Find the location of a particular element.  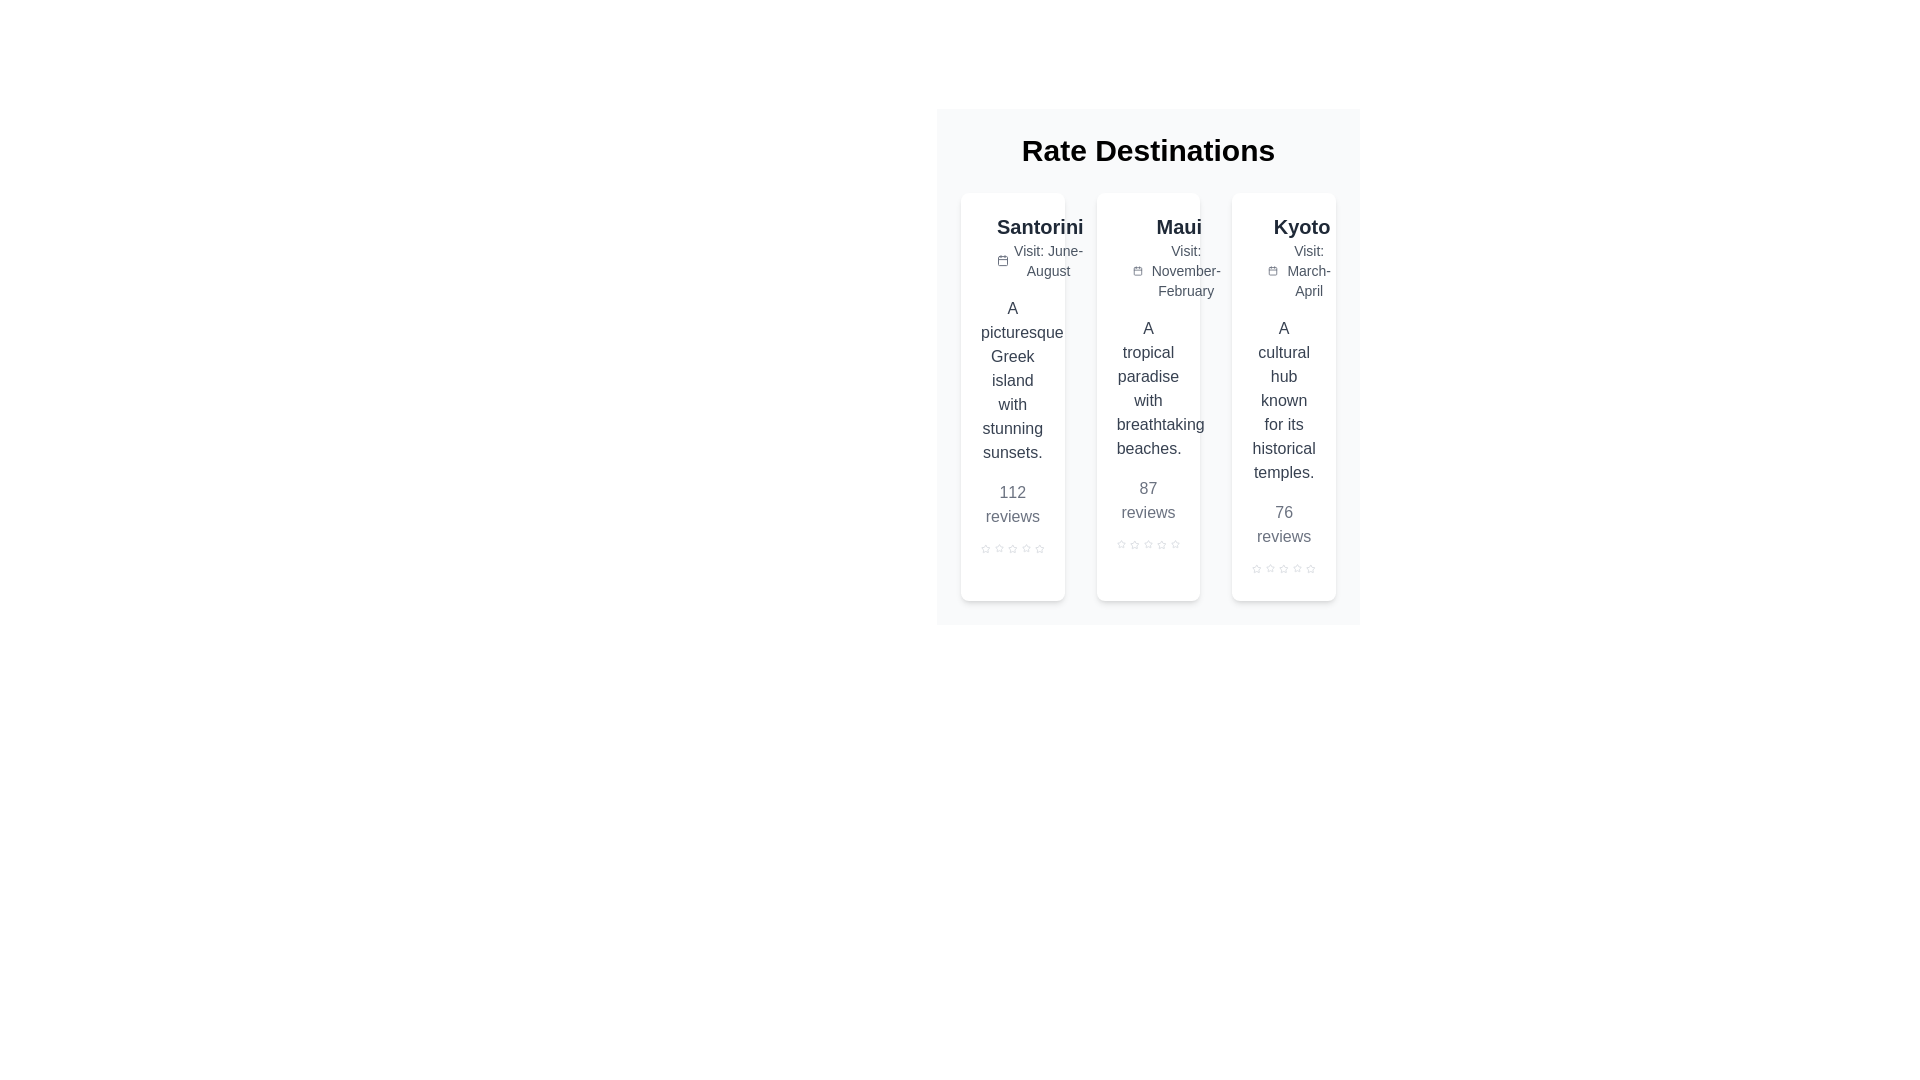

informational text block containing 'Kyoto' and 'Visit: March-April' located in the third column under the 'Rate Destinations' title is located at coordinates (1302, 256).